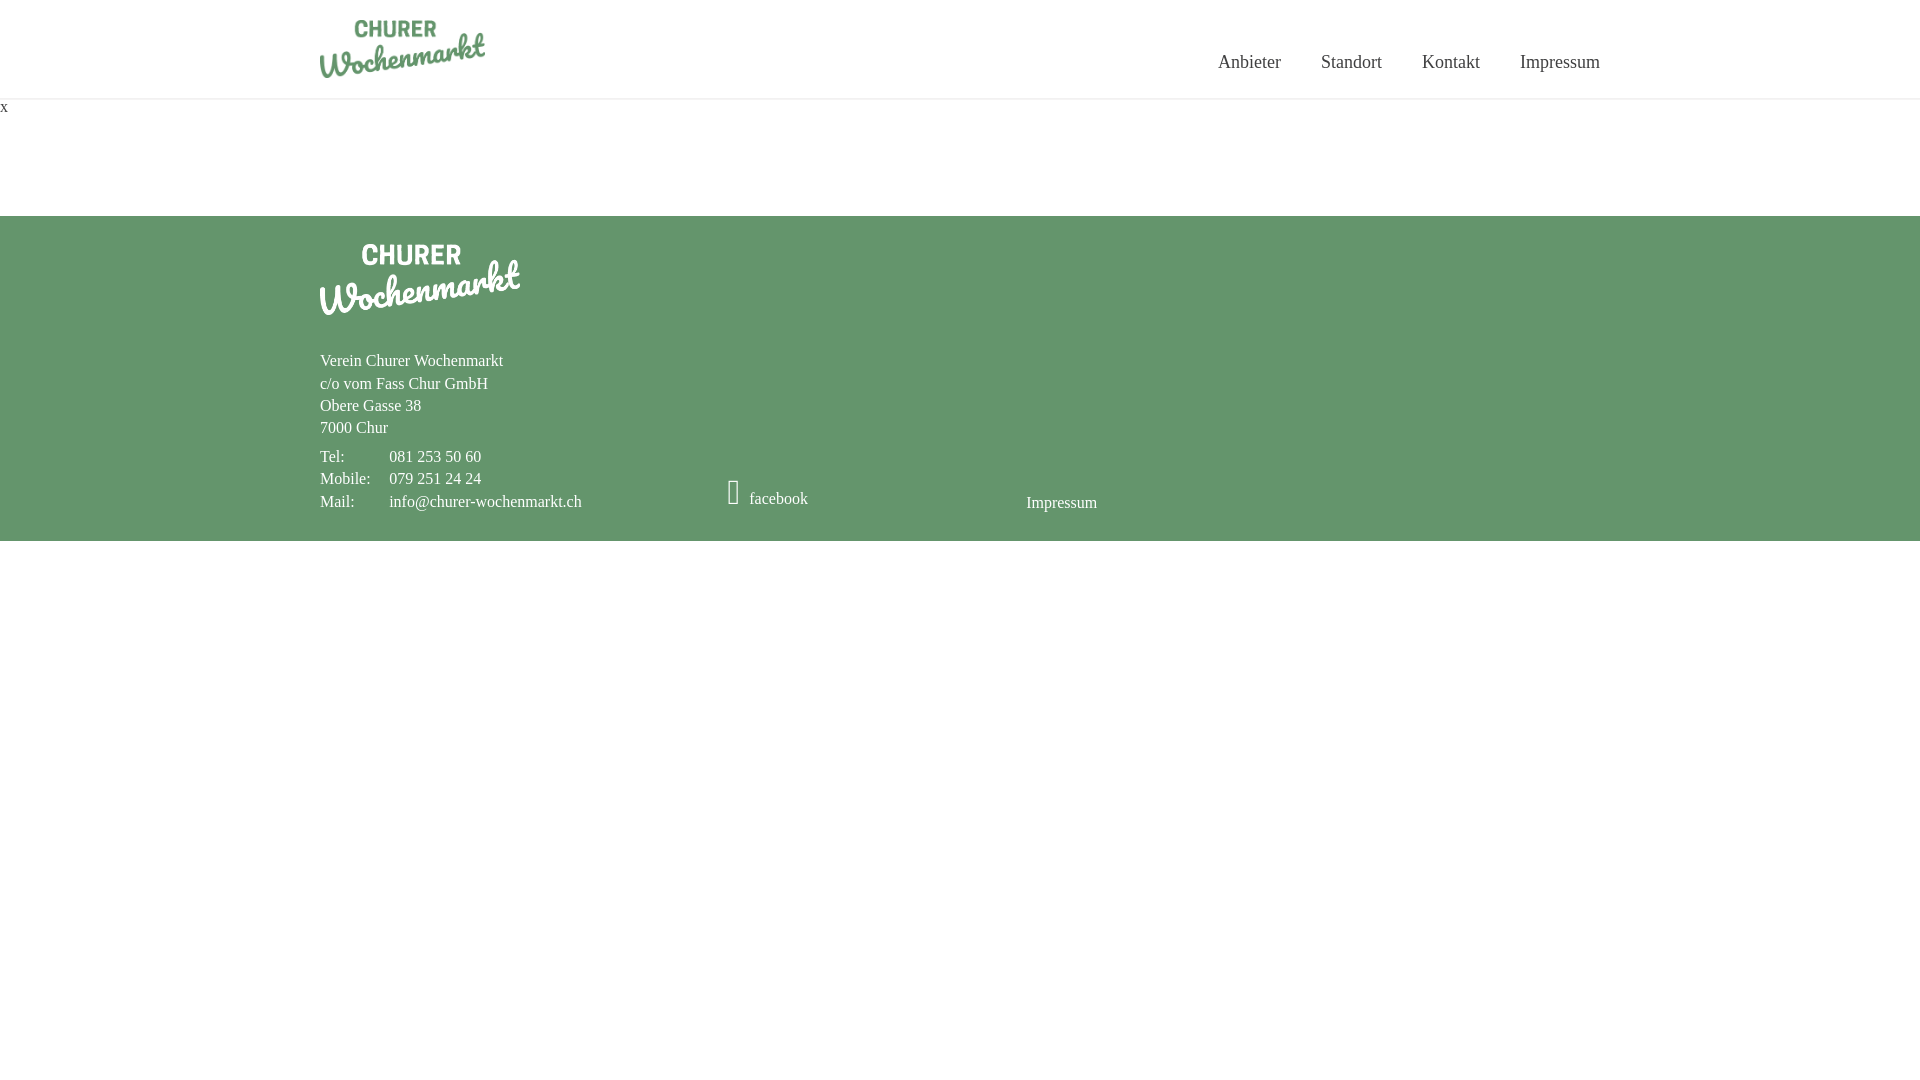 The height and width of the screenshot is (1080, 1920). Describe the element at coordinates (1450, 61) in the screenshot. I see `'Kontakt'` at that location.